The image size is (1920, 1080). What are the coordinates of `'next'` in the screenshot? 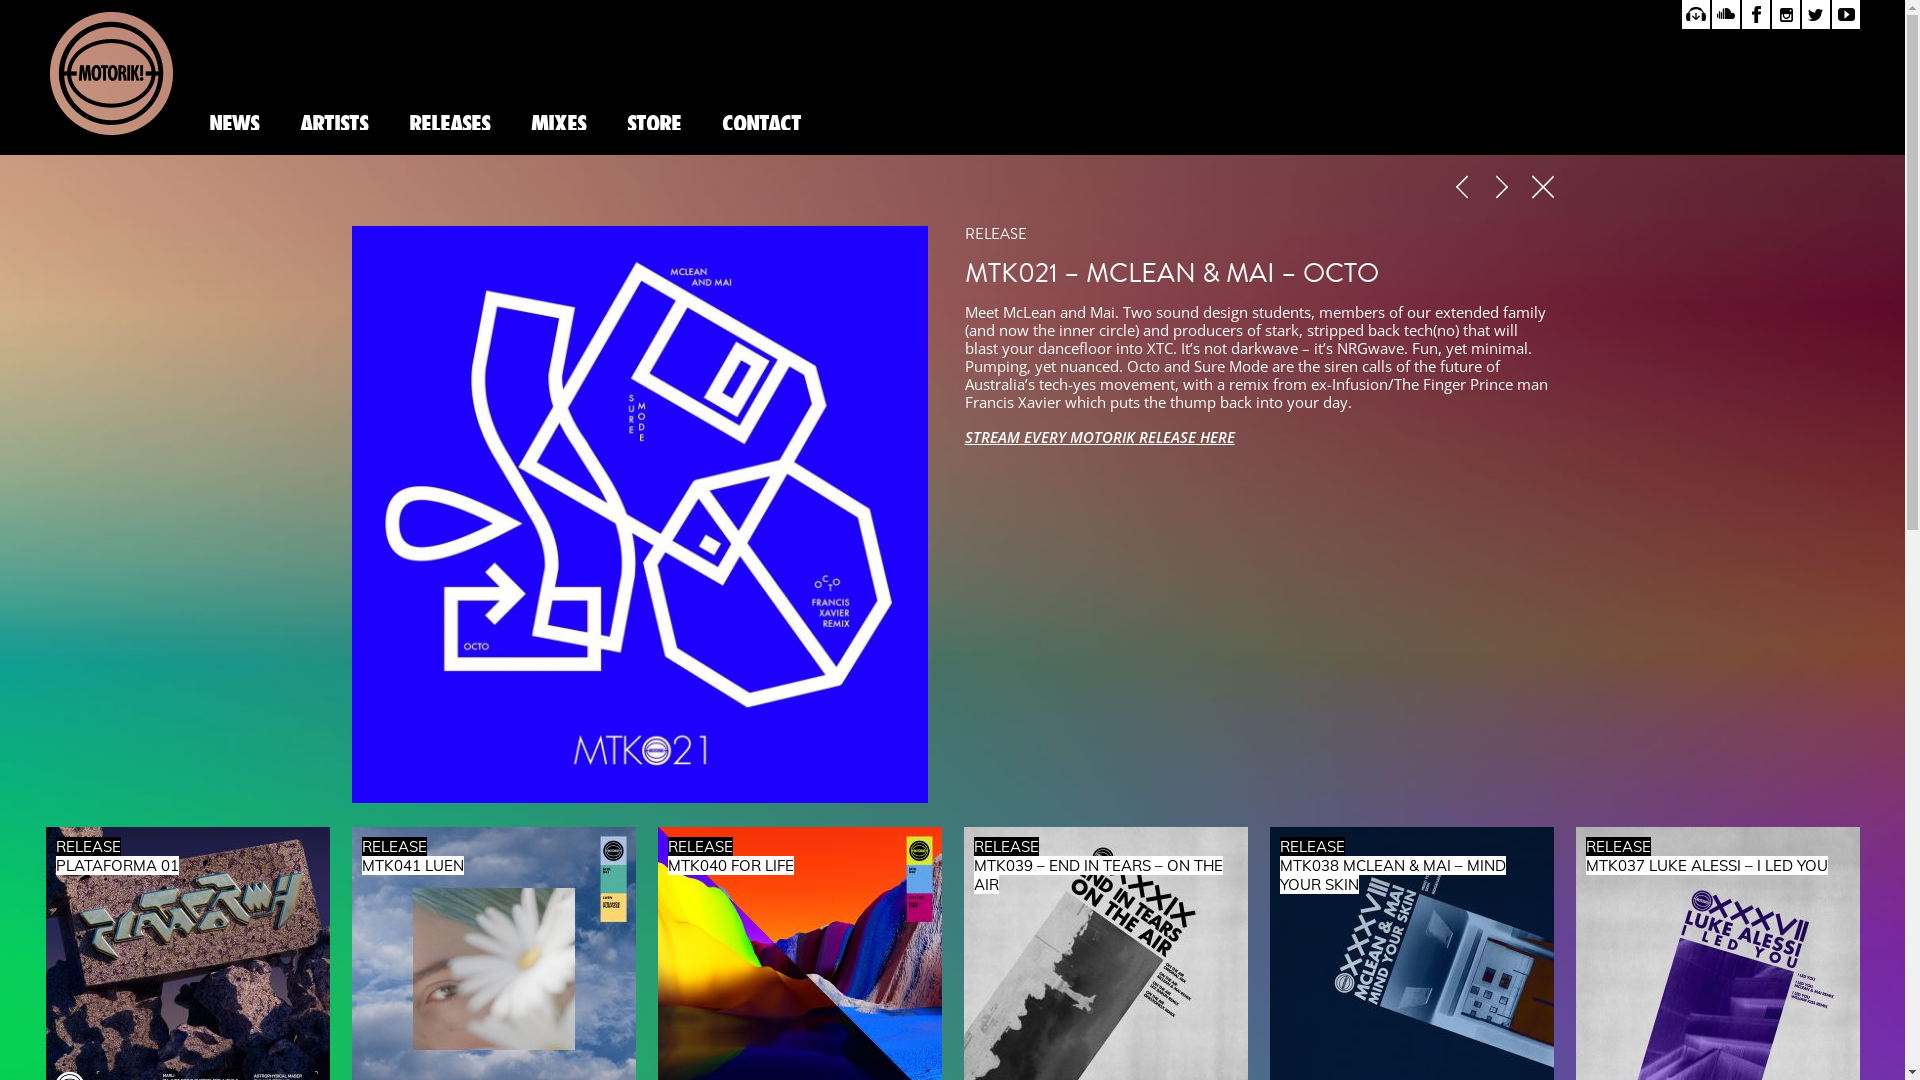 It's located at (1504, 189).